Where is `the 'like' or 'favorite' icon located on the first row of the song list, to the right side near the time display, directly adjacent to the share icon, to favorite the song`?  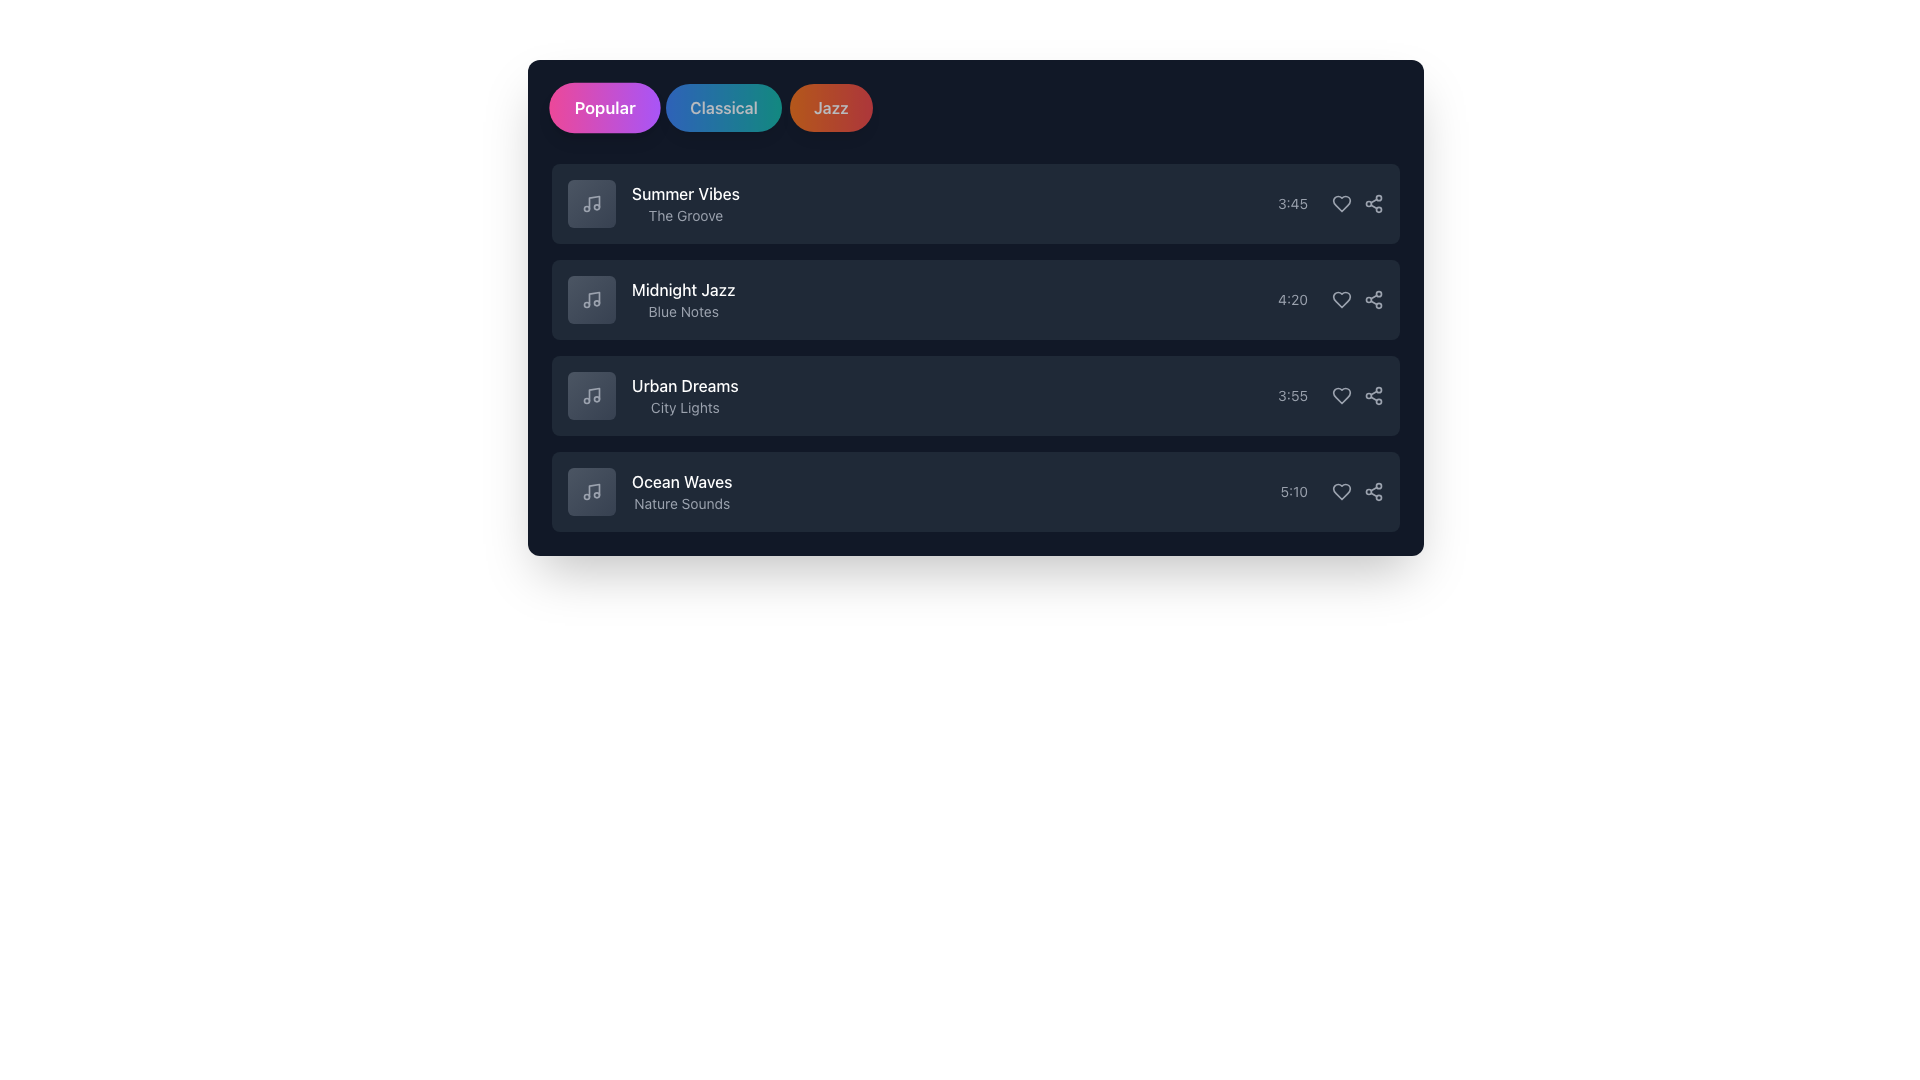 the 'like' or 'favorite' icon located on the first row of the song list, to the right side near the time display, directly adjacent to the share icon, to favorite the song is located at coordinates (1342, 204).